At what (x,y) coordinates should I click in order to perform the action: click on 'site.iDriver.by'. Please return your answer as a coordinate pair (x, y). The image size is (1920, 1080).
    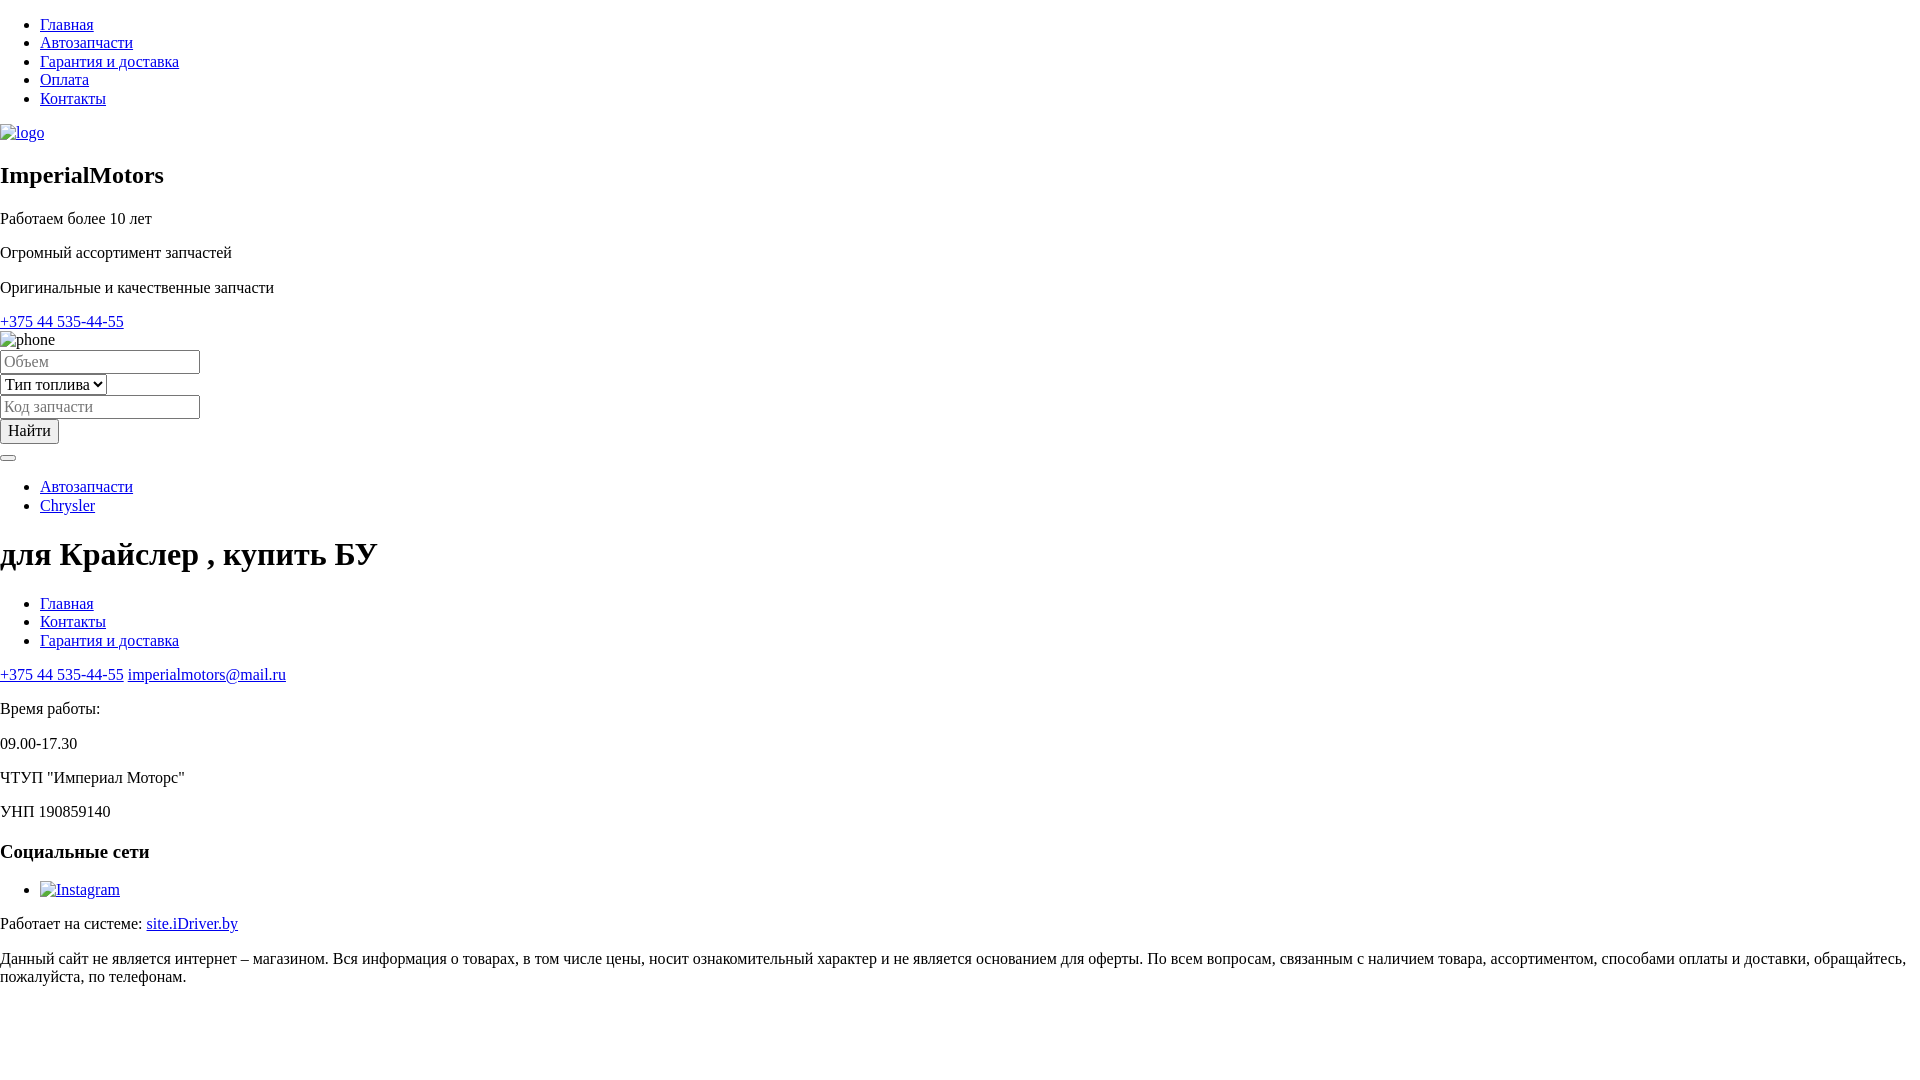
    Looking at the image, I should click on (192, 923).